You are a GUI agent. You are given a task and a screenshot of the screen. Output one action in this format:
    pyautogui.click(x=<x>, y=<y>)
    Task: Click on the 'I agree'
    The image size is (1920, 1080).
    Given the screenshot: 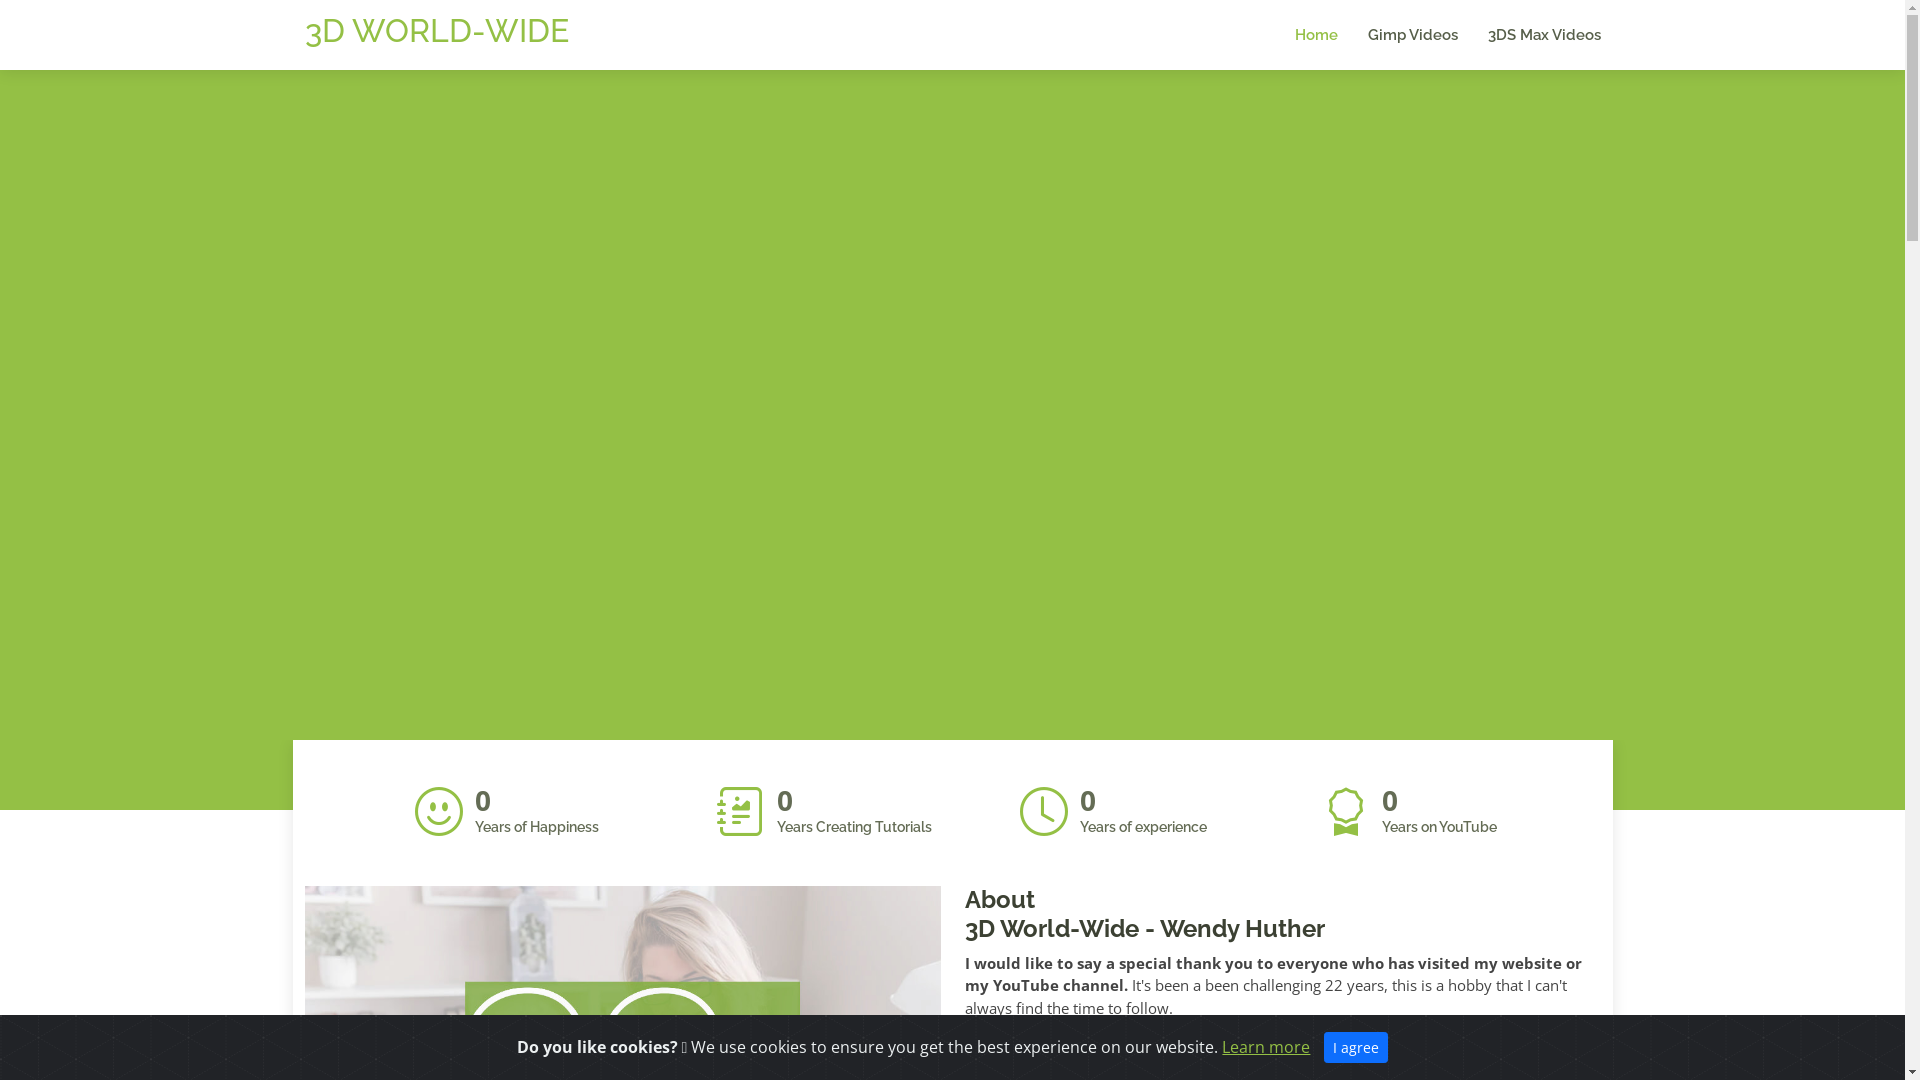 What is the action you would take?
    pyautogui.click(x=1356, y=1046)
    